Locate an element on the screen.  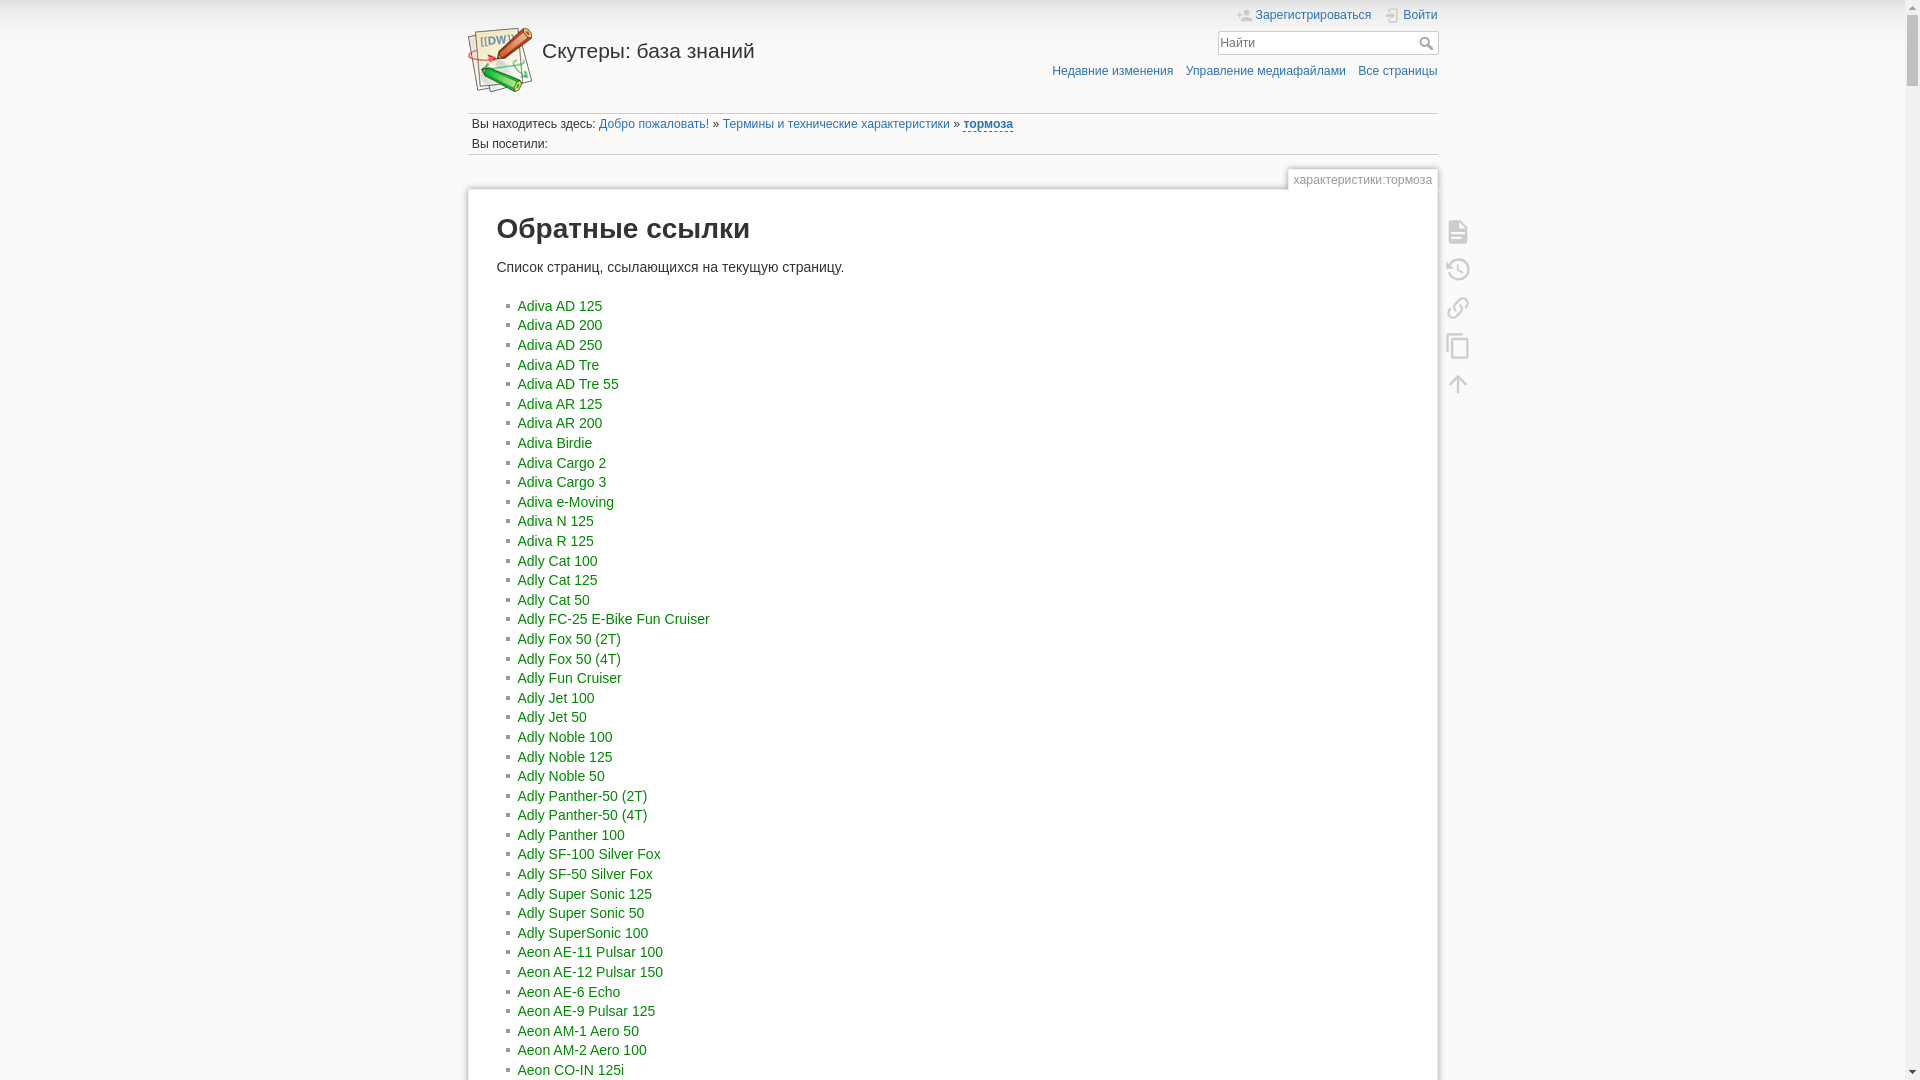
'Adly Noble 50' is located at coordinates (560, 774).